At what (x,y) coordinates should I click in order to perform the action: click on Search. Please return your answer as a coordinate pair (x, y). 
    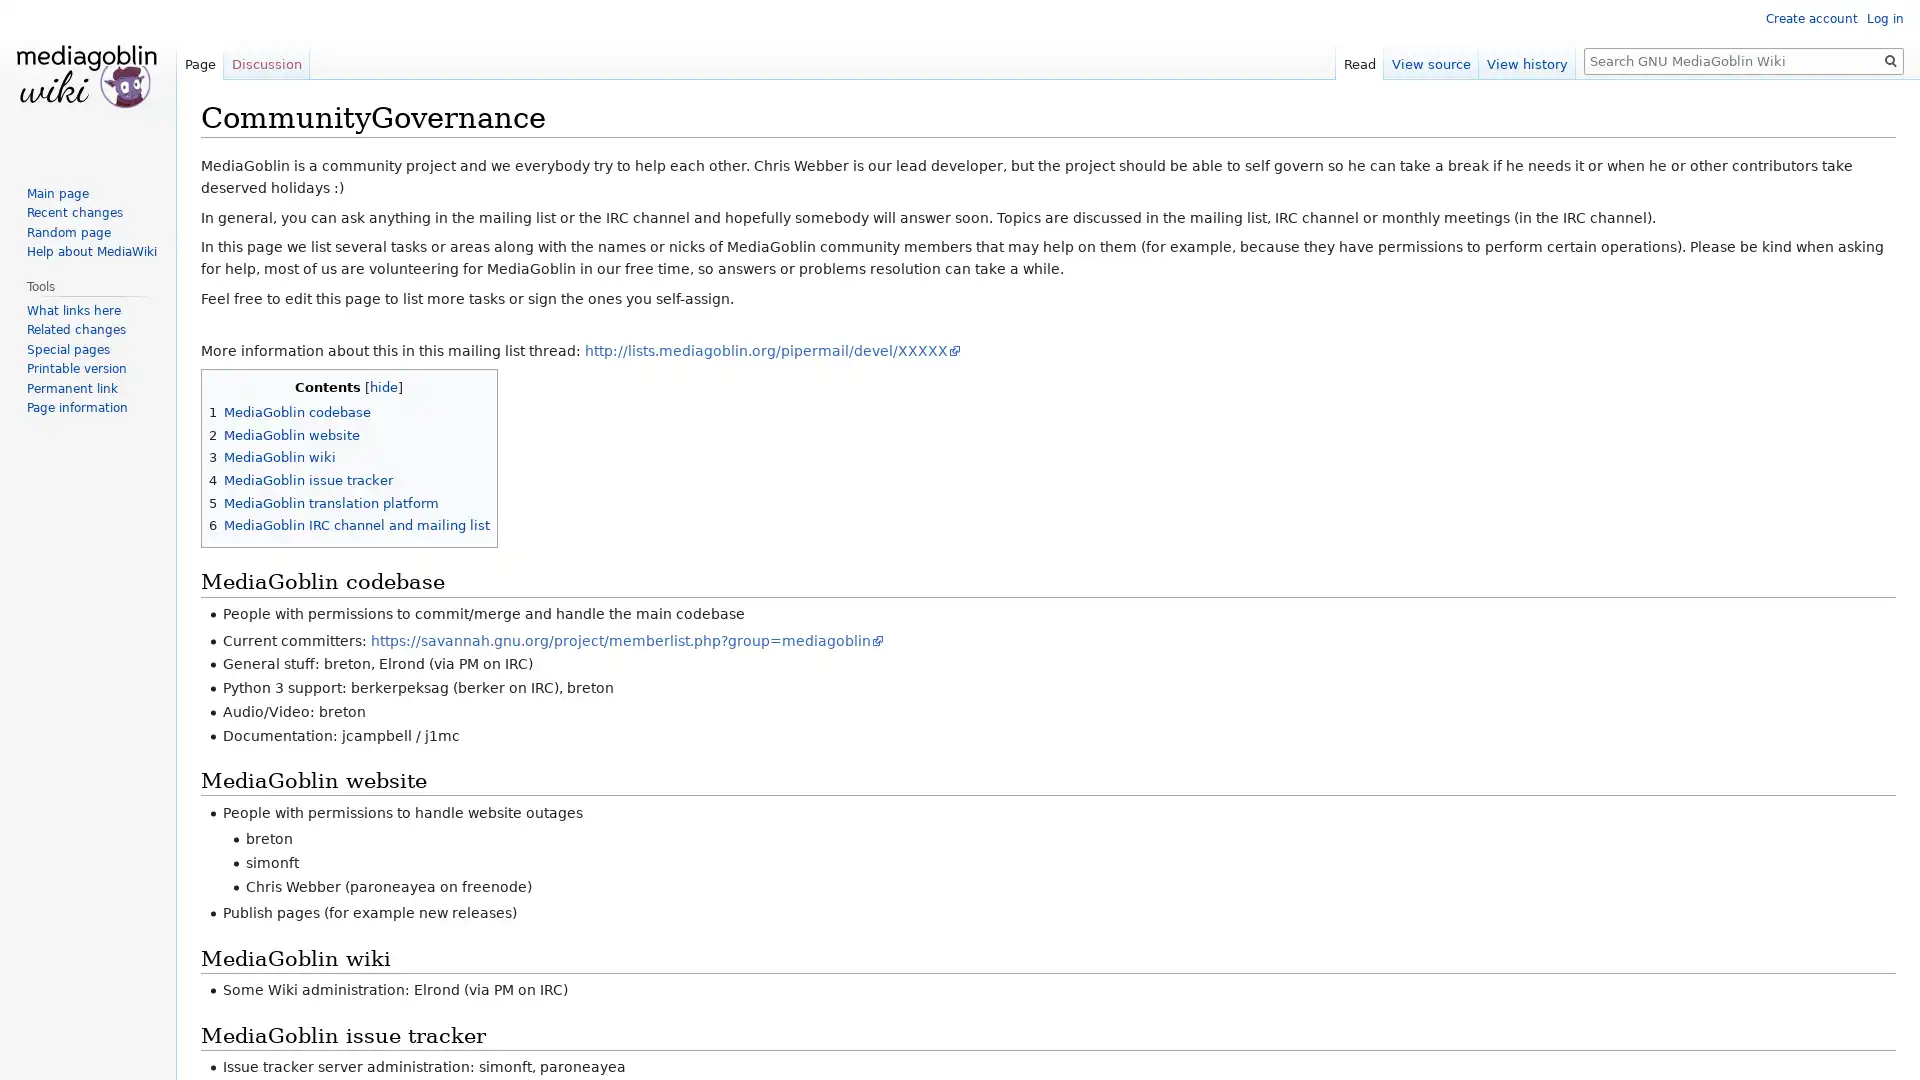
    Looking at the image, I should click on (1890, 60).